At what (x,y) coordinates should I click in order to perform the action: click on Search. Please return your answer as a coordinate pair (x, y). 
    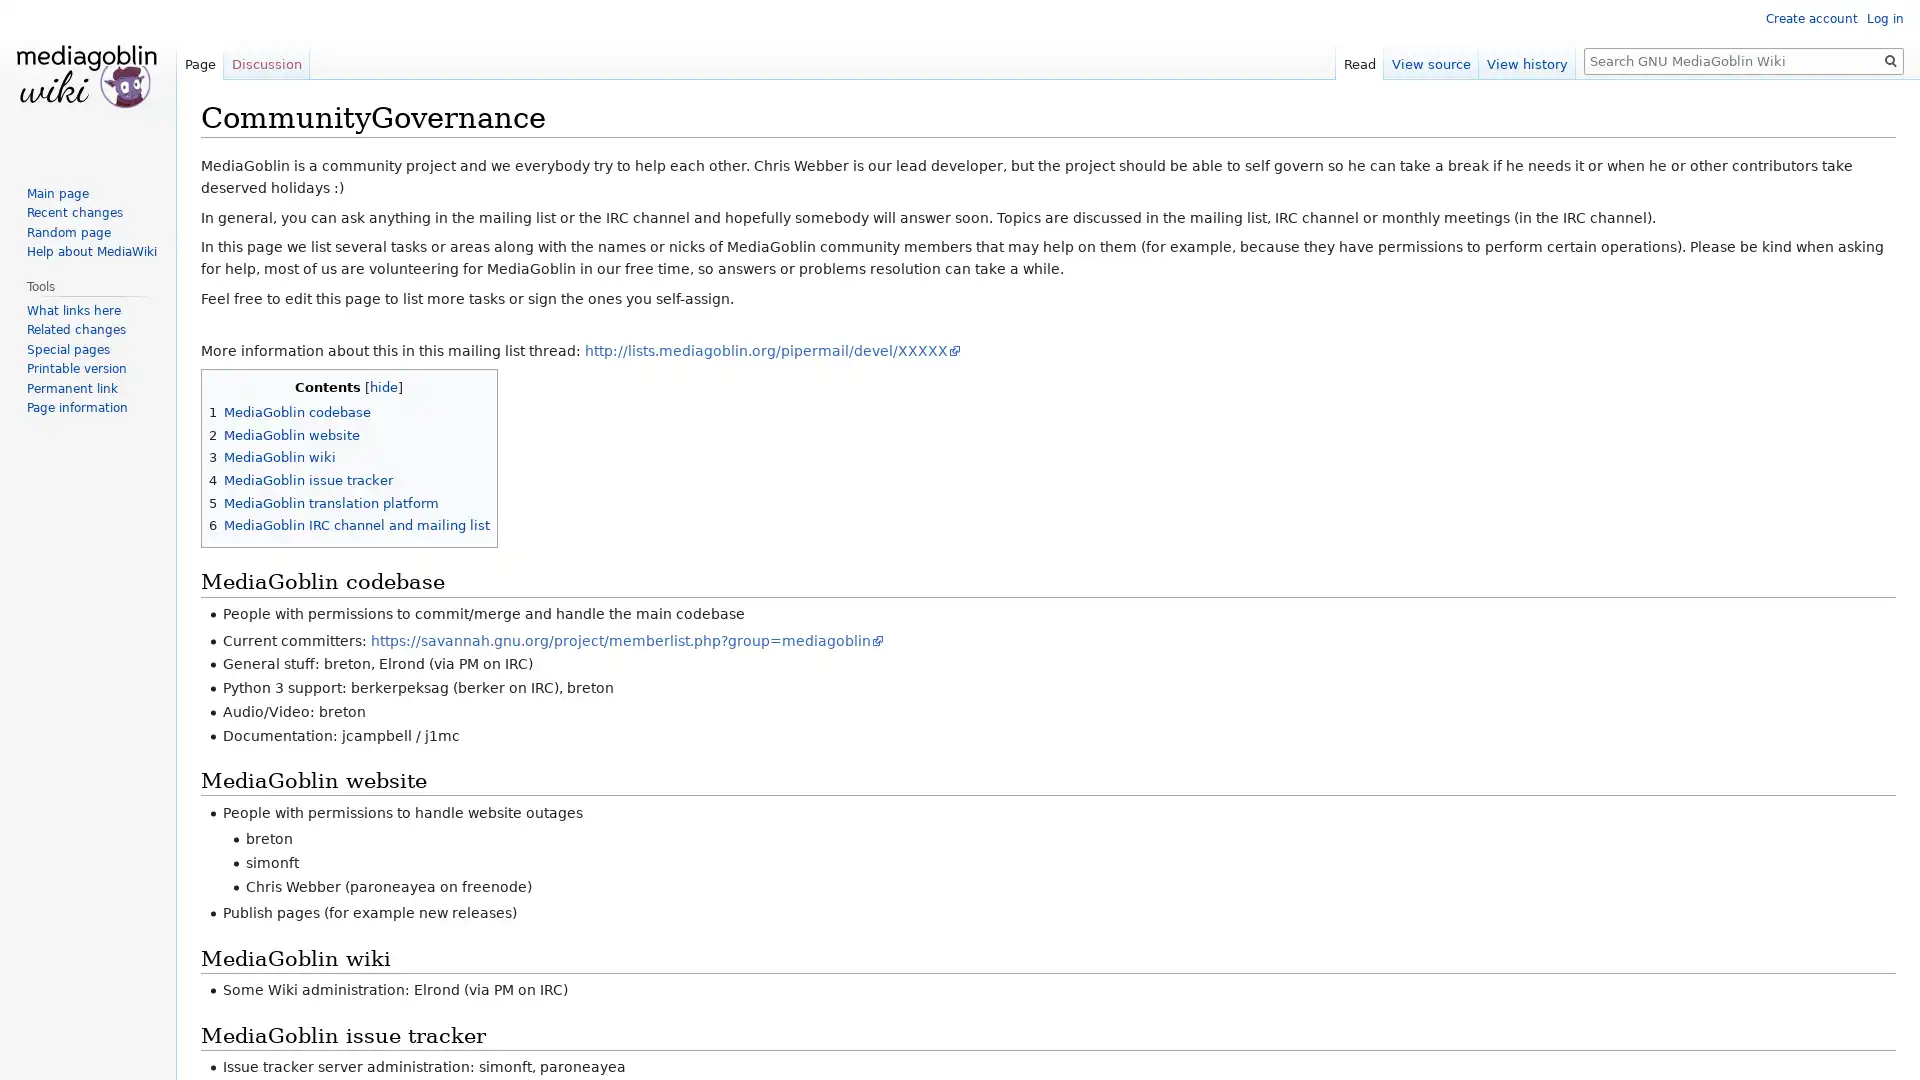
    Looking at the image, I should click on (1890, 60).